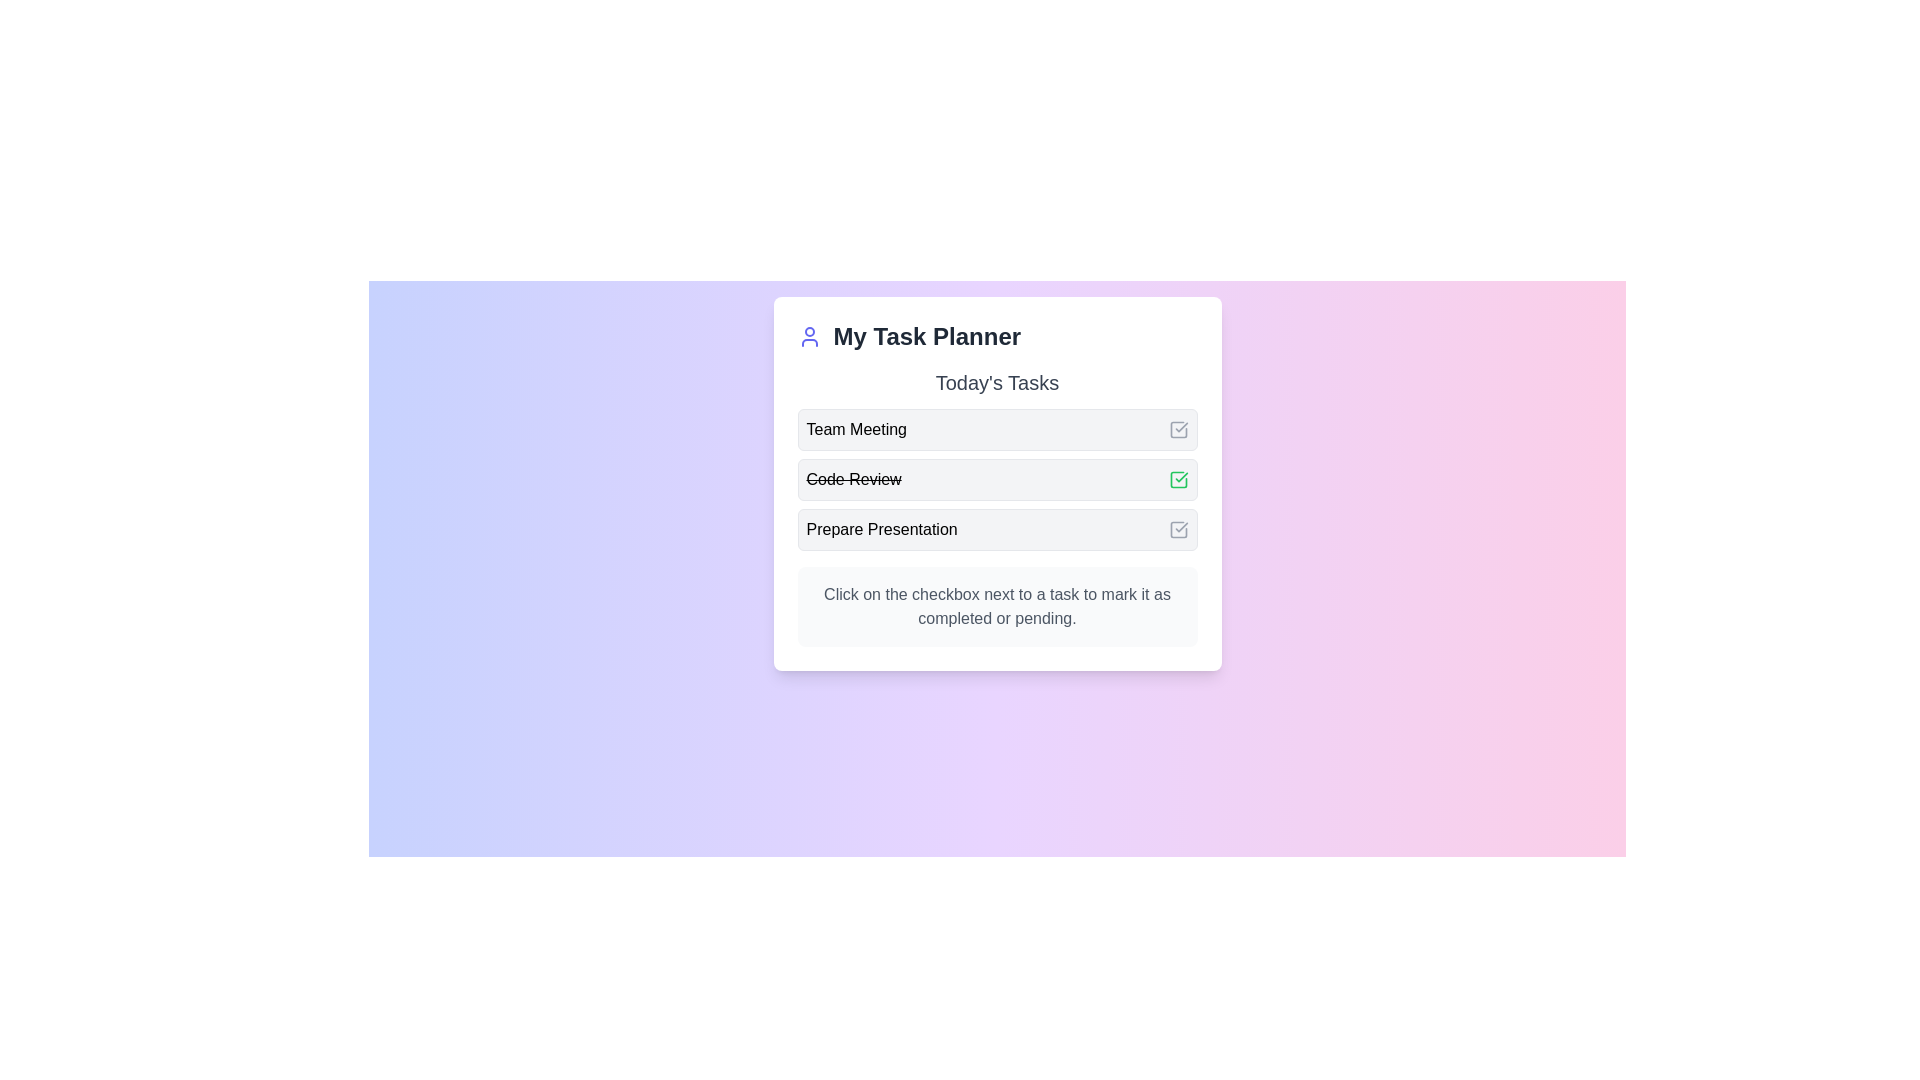 This screenshot has height=1080, width=1920. Describe the element at coordinates (997, 382) in the screenshot. I see `the heading that indicates the content scope of the task section, positioned directly below 'My Task Planner' and above task items like 'Team Meeting' and 'Code Review'` at that location.